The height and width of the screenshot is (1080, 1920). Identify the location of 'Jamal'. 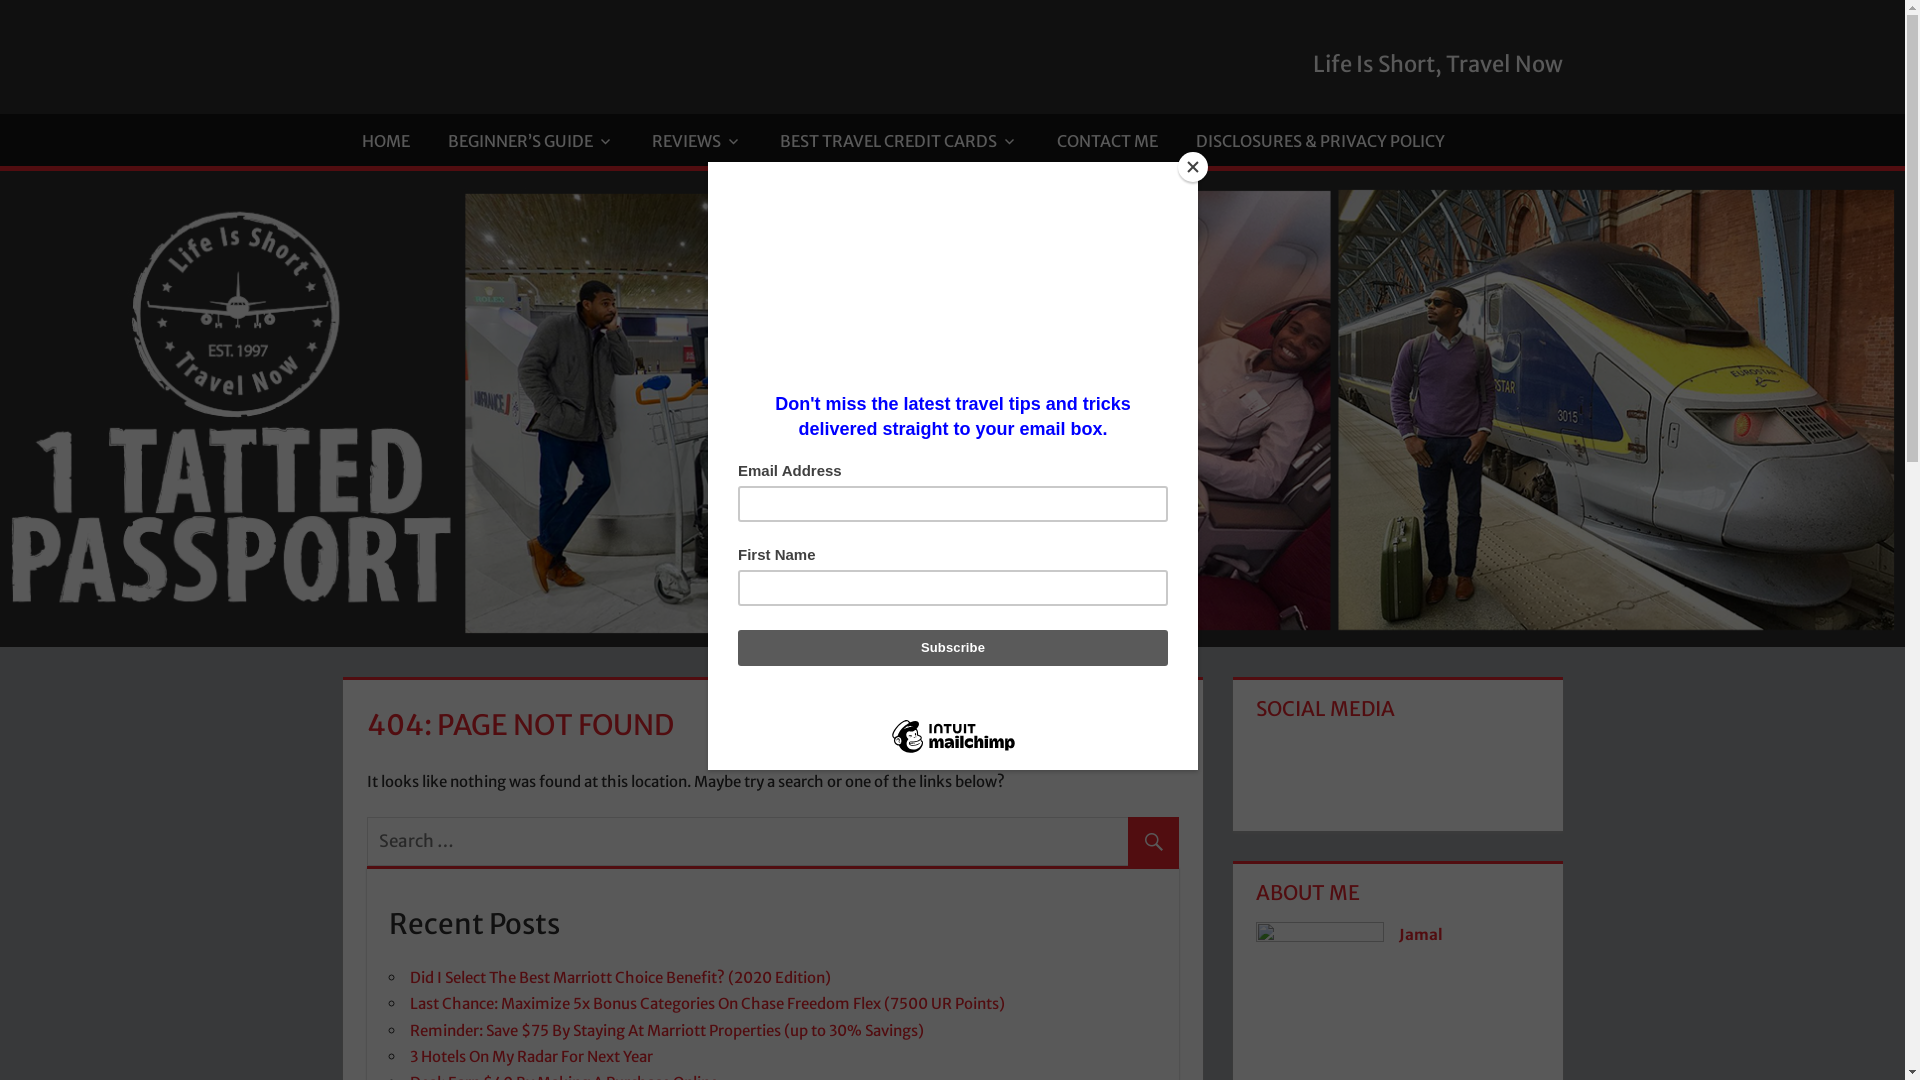
(1397, 934).